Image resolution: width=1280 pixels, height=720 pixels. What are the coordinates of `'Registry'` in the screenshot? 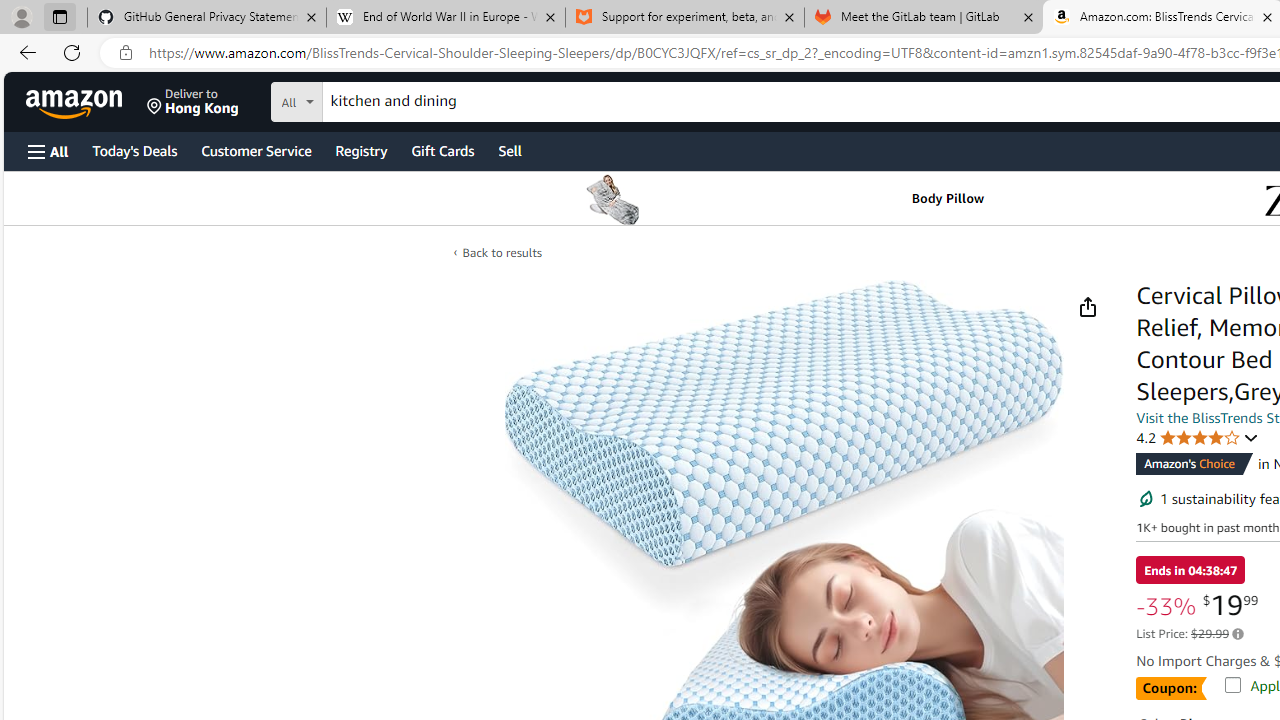 It's located at (360, 149).